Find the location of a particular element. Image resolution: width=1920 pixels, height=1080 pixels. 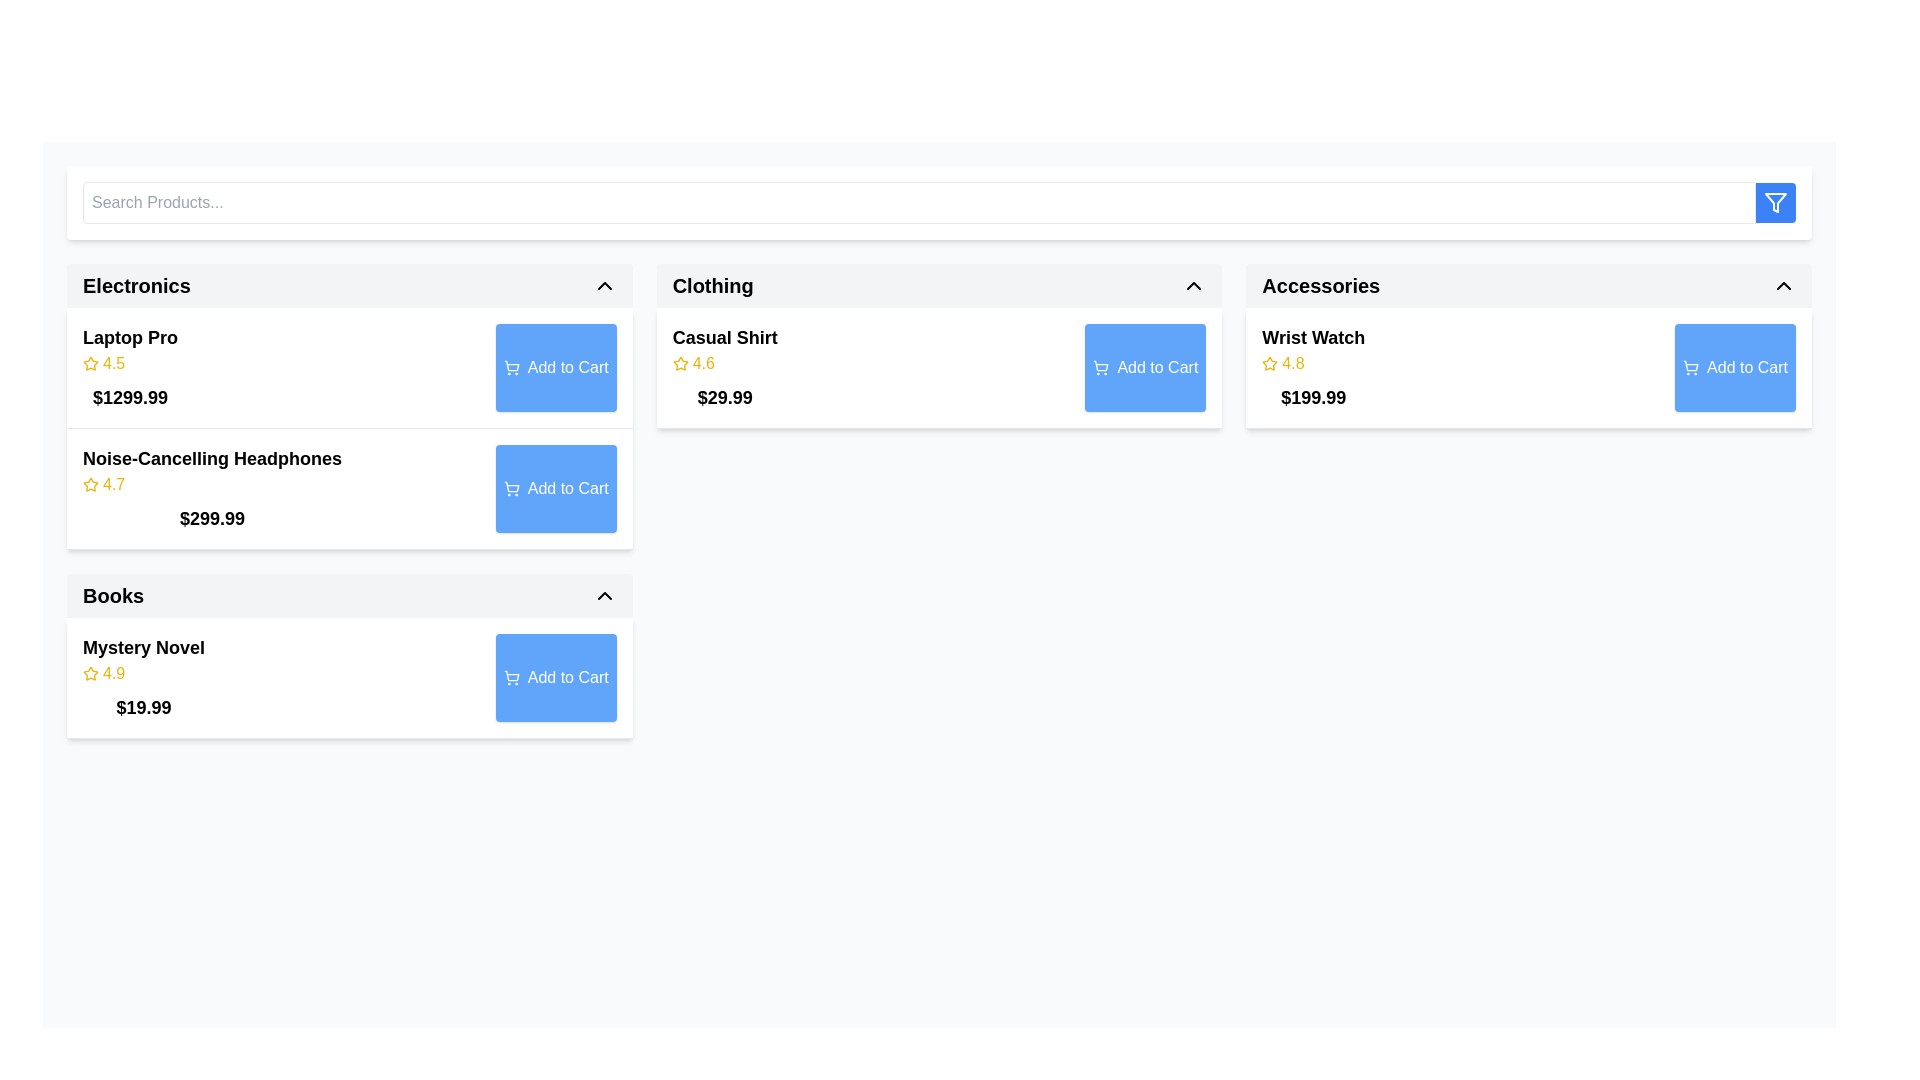

the star icon indicating the rating for the 'Noise-Cancelling Headphones' product in the 'Electronics' section is located at coordinates (90, 484).